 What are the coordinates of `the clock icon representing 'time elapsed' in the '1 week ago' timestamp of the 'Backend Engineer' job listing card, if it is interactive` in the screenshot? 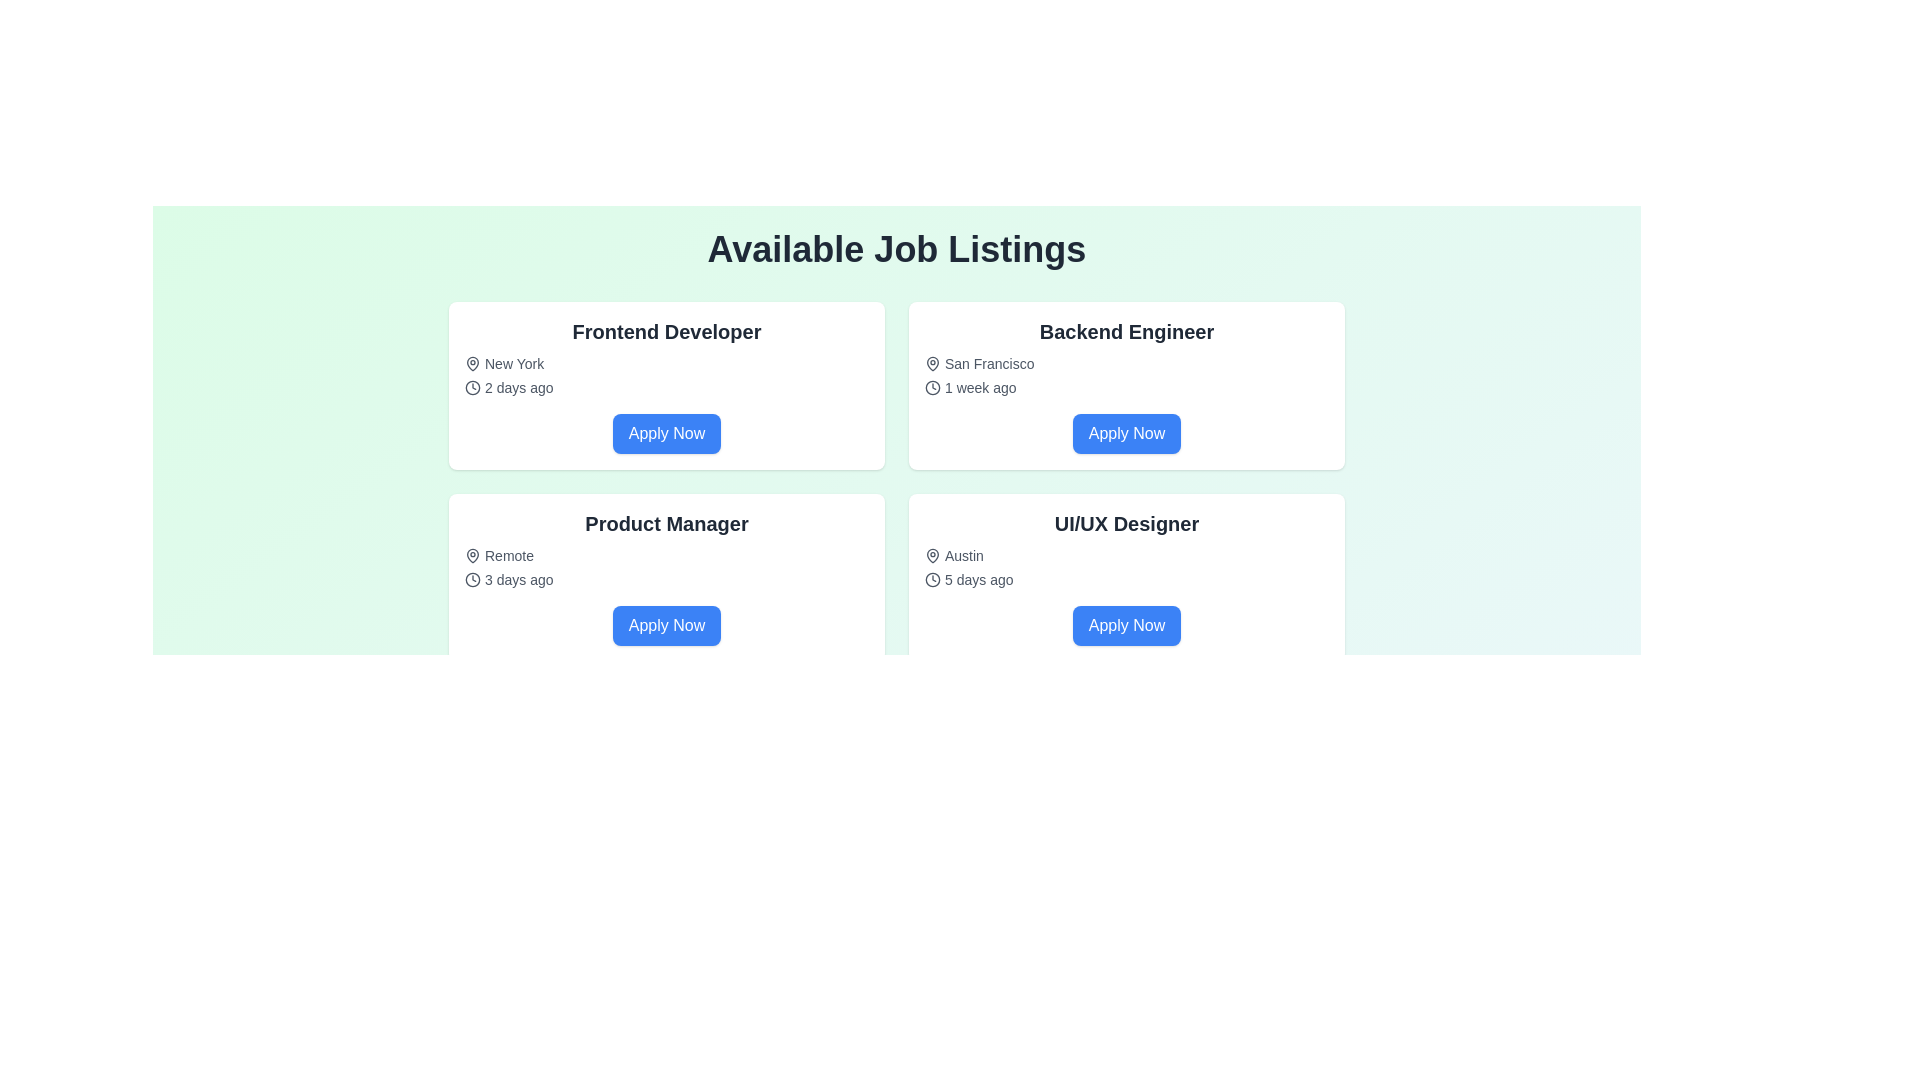 It's located at (931, 388).